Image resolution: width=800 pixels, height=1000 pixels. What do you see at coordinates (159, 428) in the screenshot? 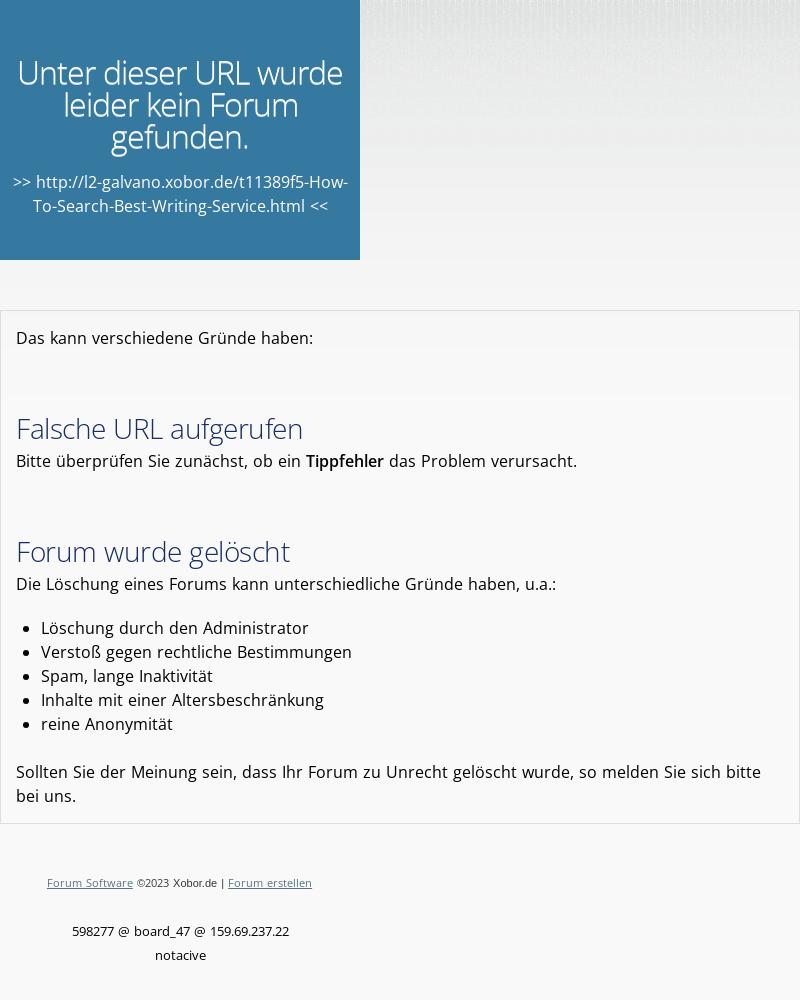
I see `'Falsche URL aufgerufen'` at bounding box center [159, 428].